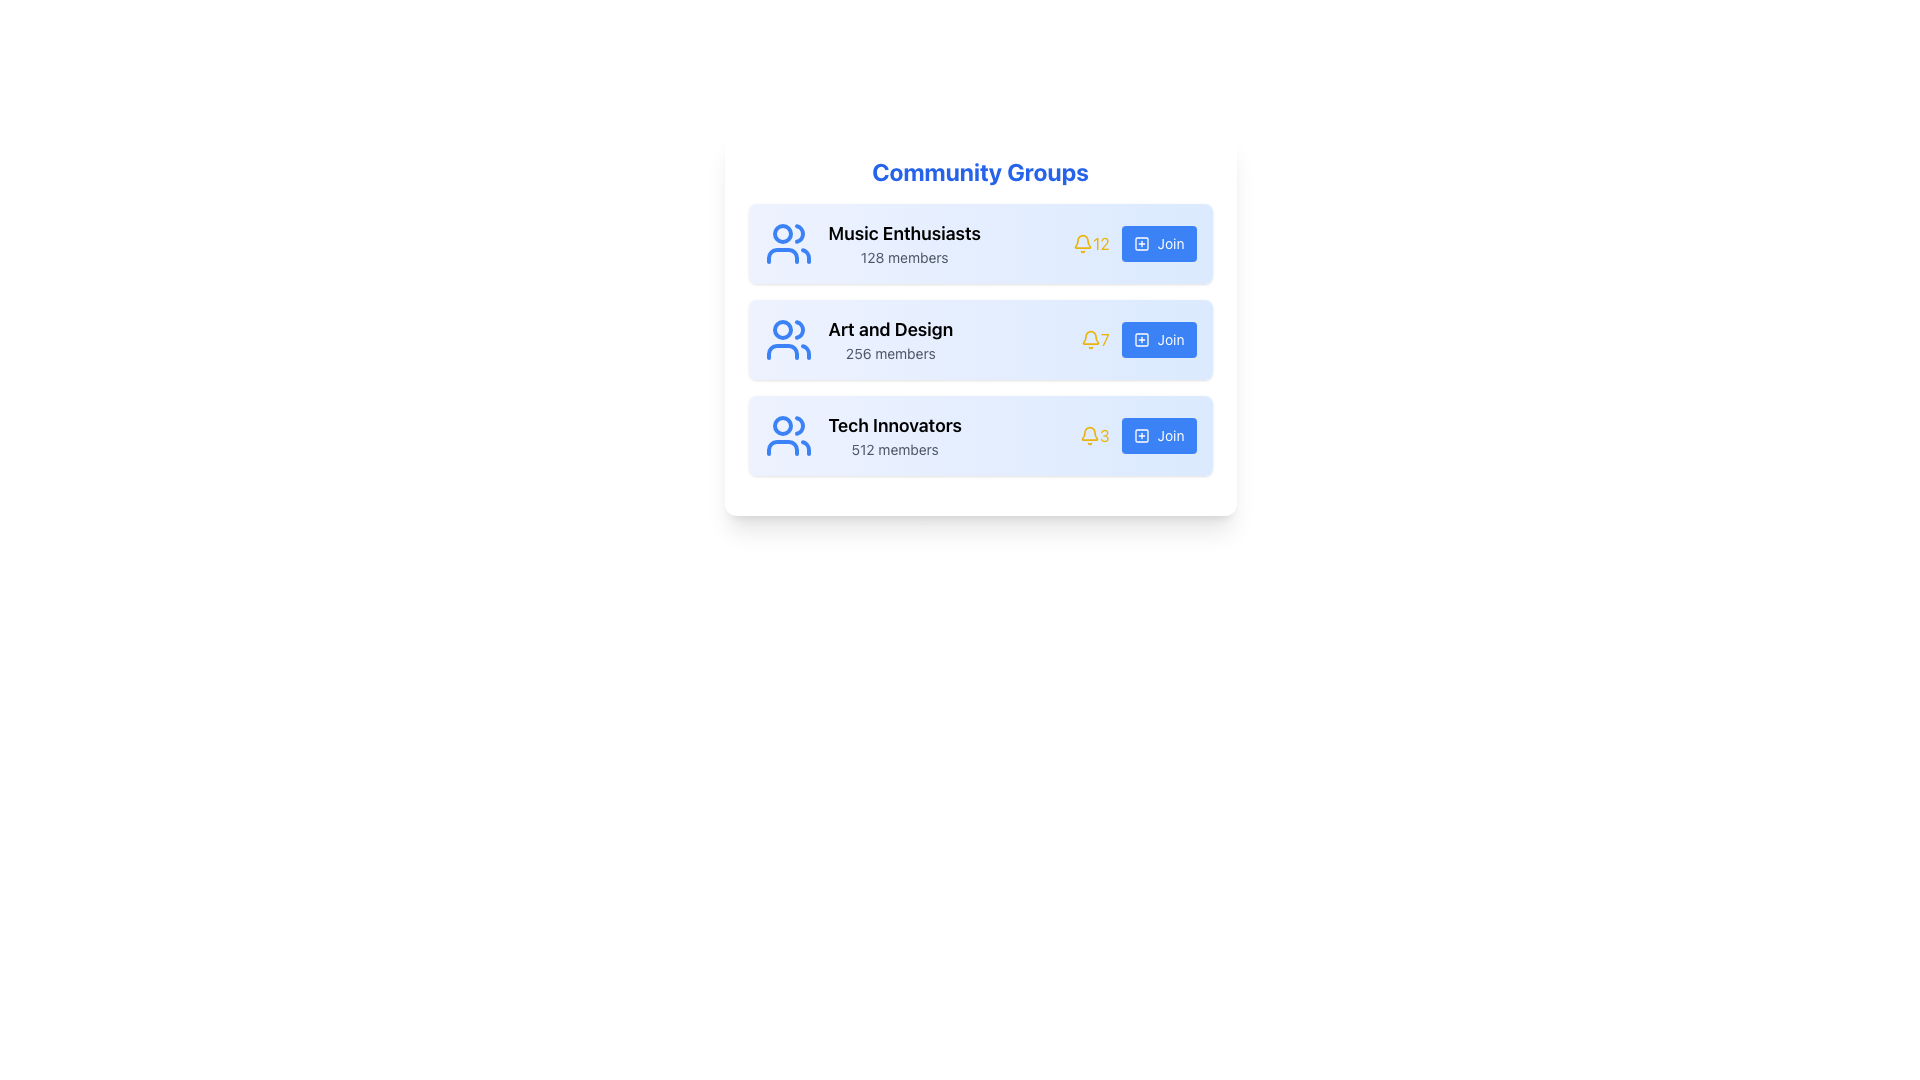 The image size is (1920, 1080). I want to click on the static text label indicating the number of members in the 'Music Enthusiasts' group, which is located below the group title in the first card of the community groups list, so click(903, 257).